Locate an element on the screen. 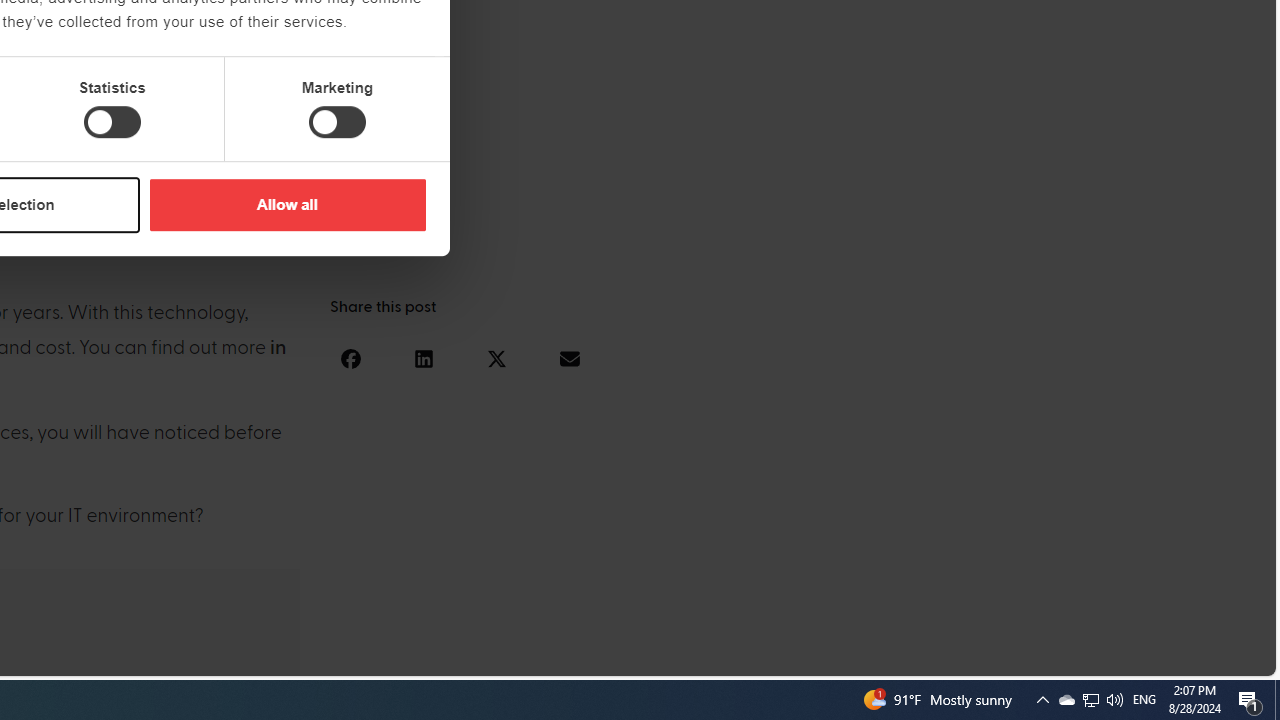 This screenshot has width=1280, height=720. 'Share on email' is located at coordinates (568, 357).